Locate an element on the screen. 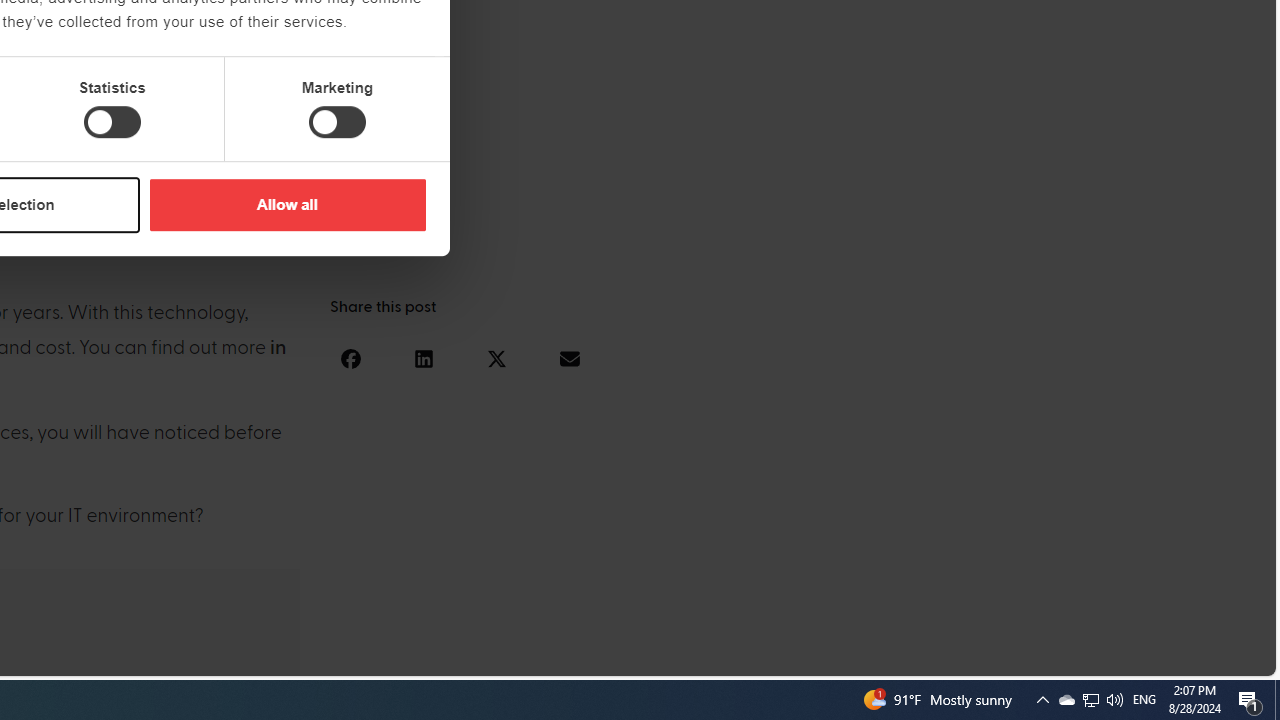 This screenshot has width=1280, height=720. 'Share on email' is located at coordinates (568, 357).